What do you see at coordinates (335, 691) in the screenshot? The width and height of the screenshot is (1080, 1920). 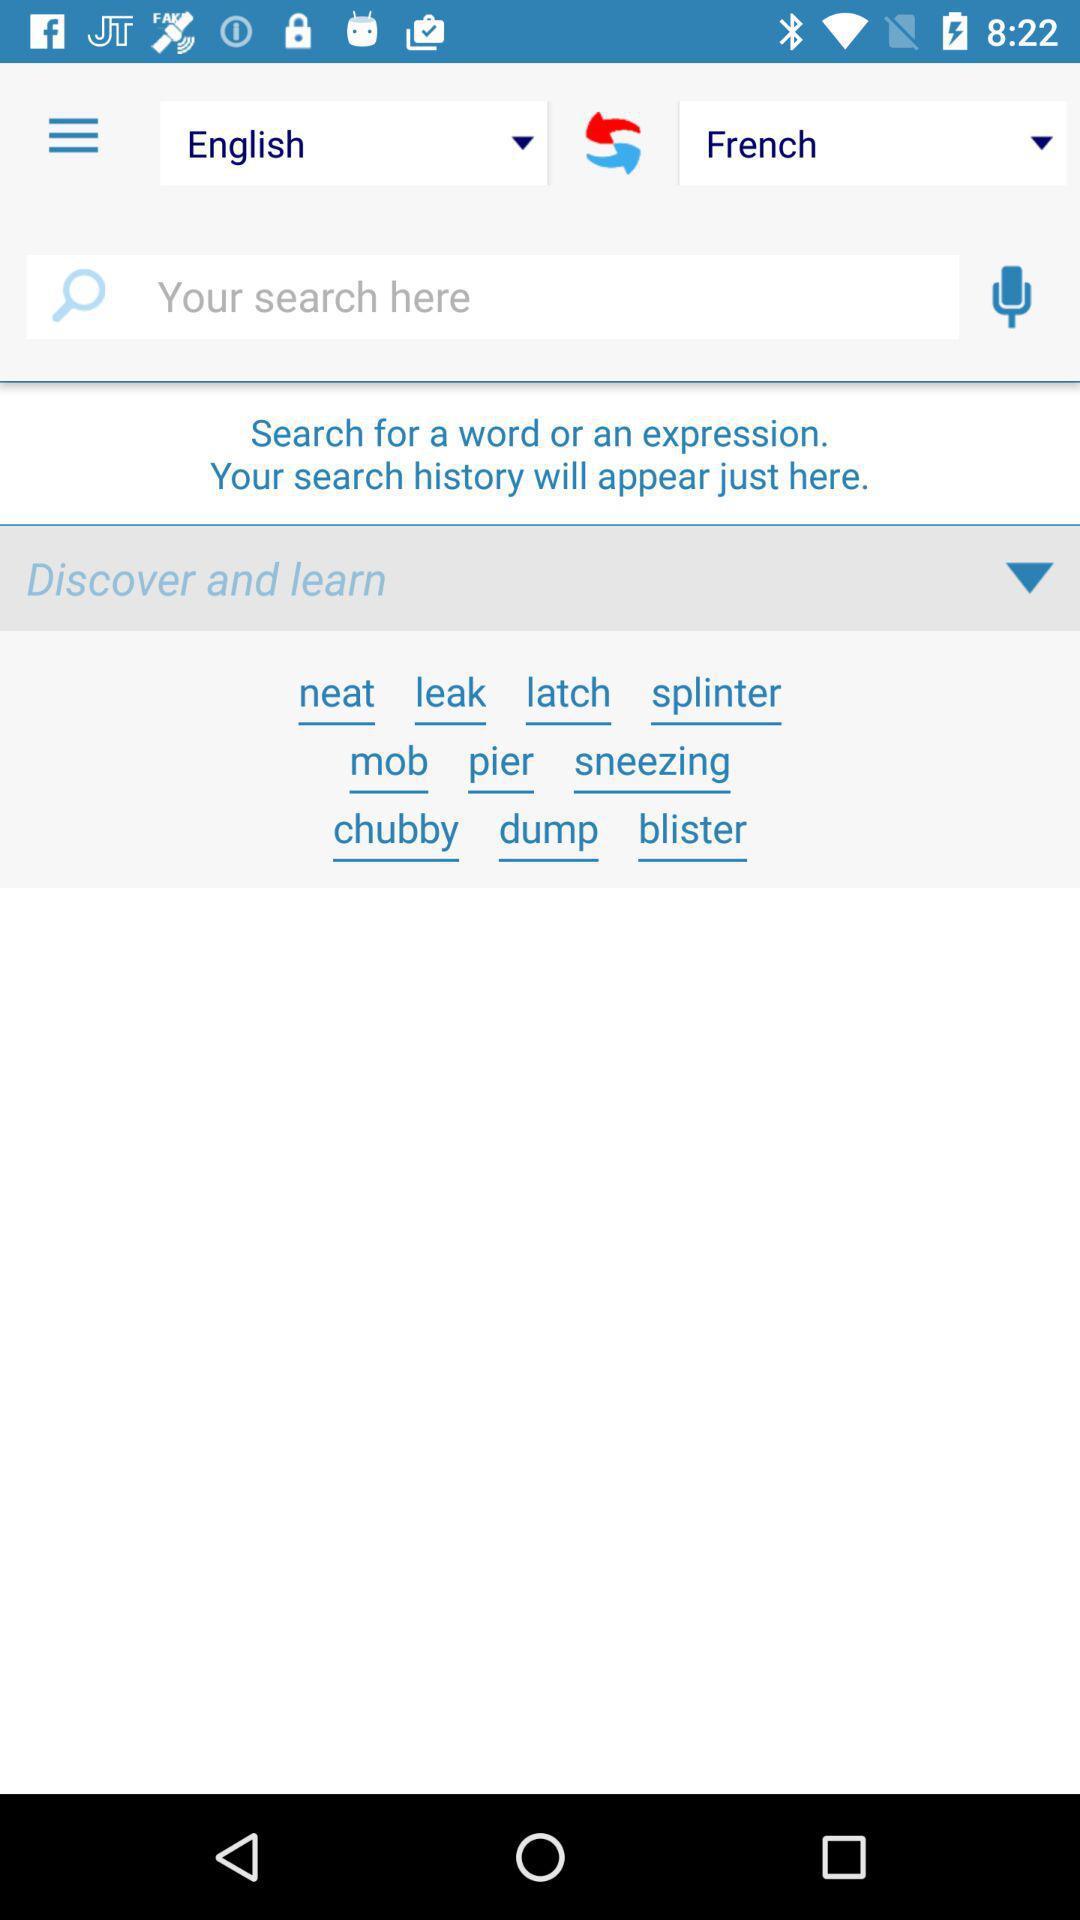 I see `the item above the mob item` at bounding box center [335, 691].